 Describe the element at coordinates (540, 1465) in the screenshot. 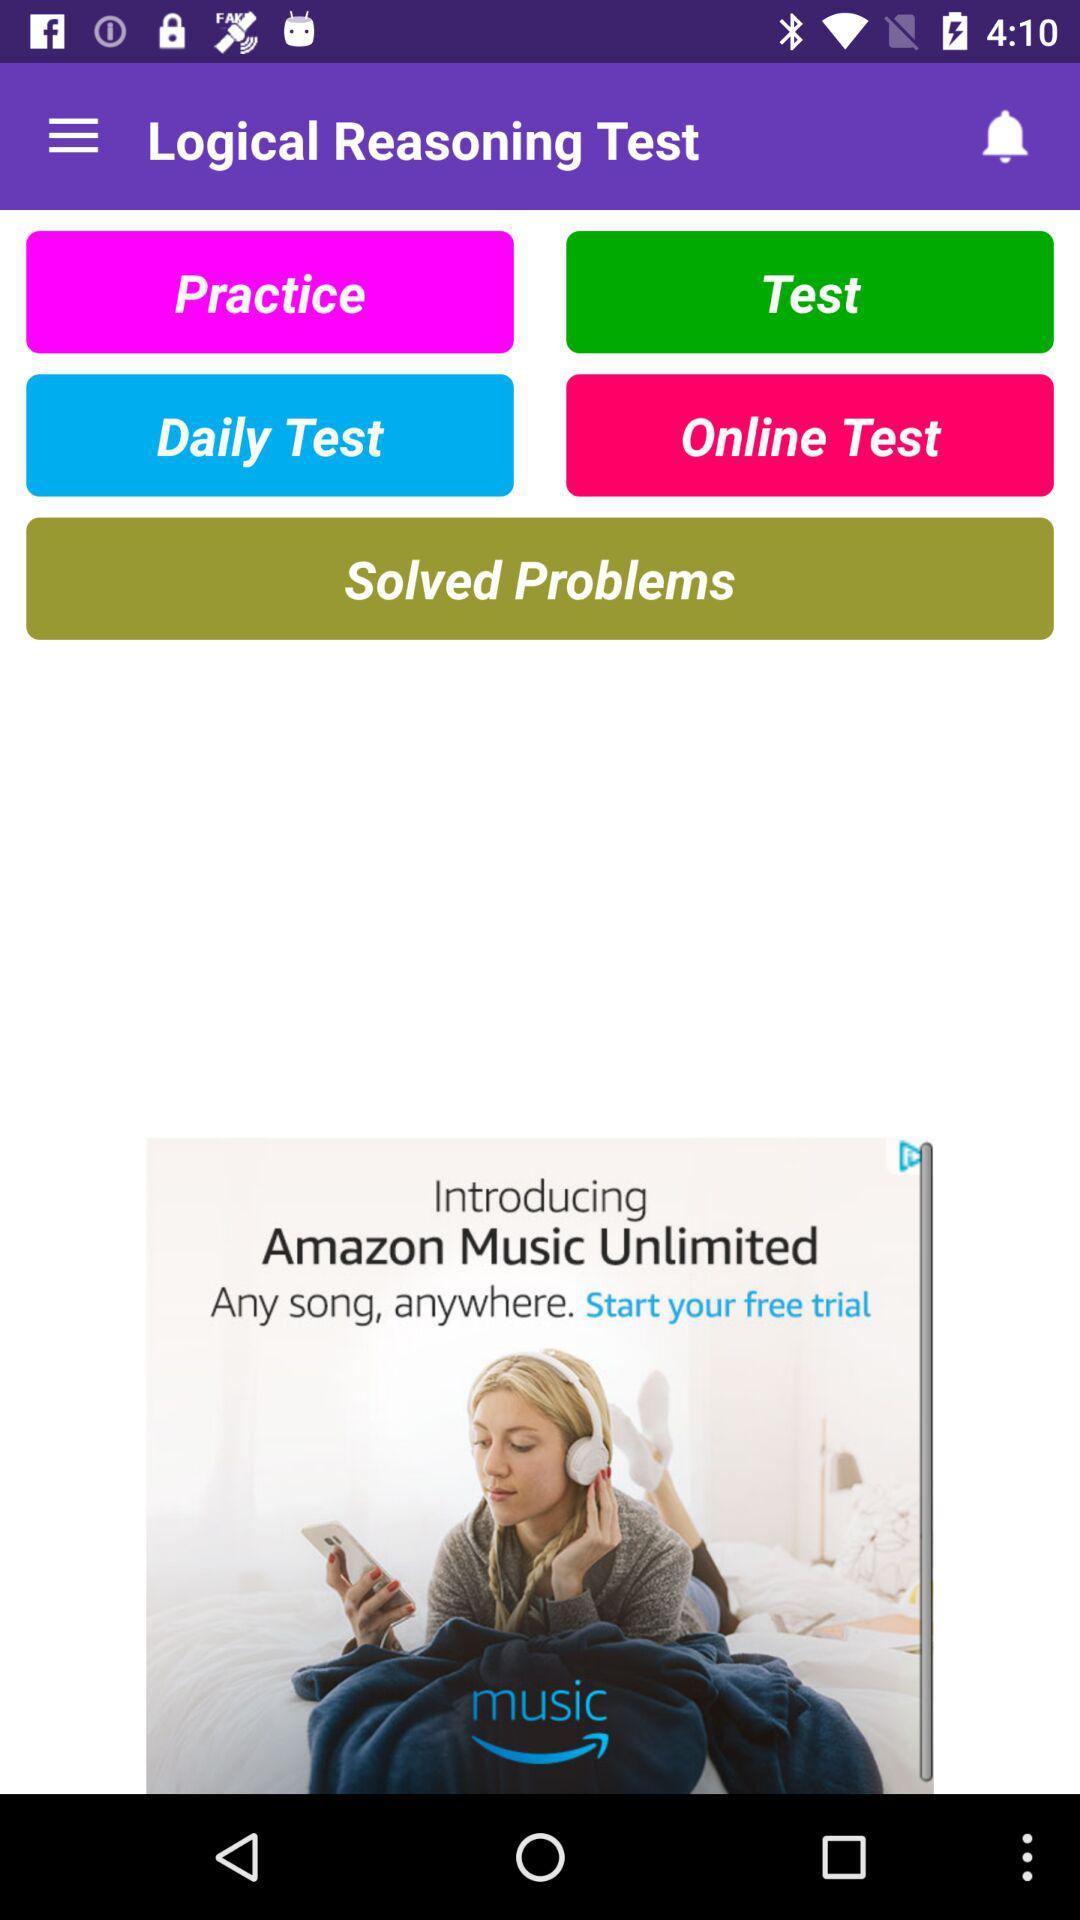

I see `advertisement` at that location.